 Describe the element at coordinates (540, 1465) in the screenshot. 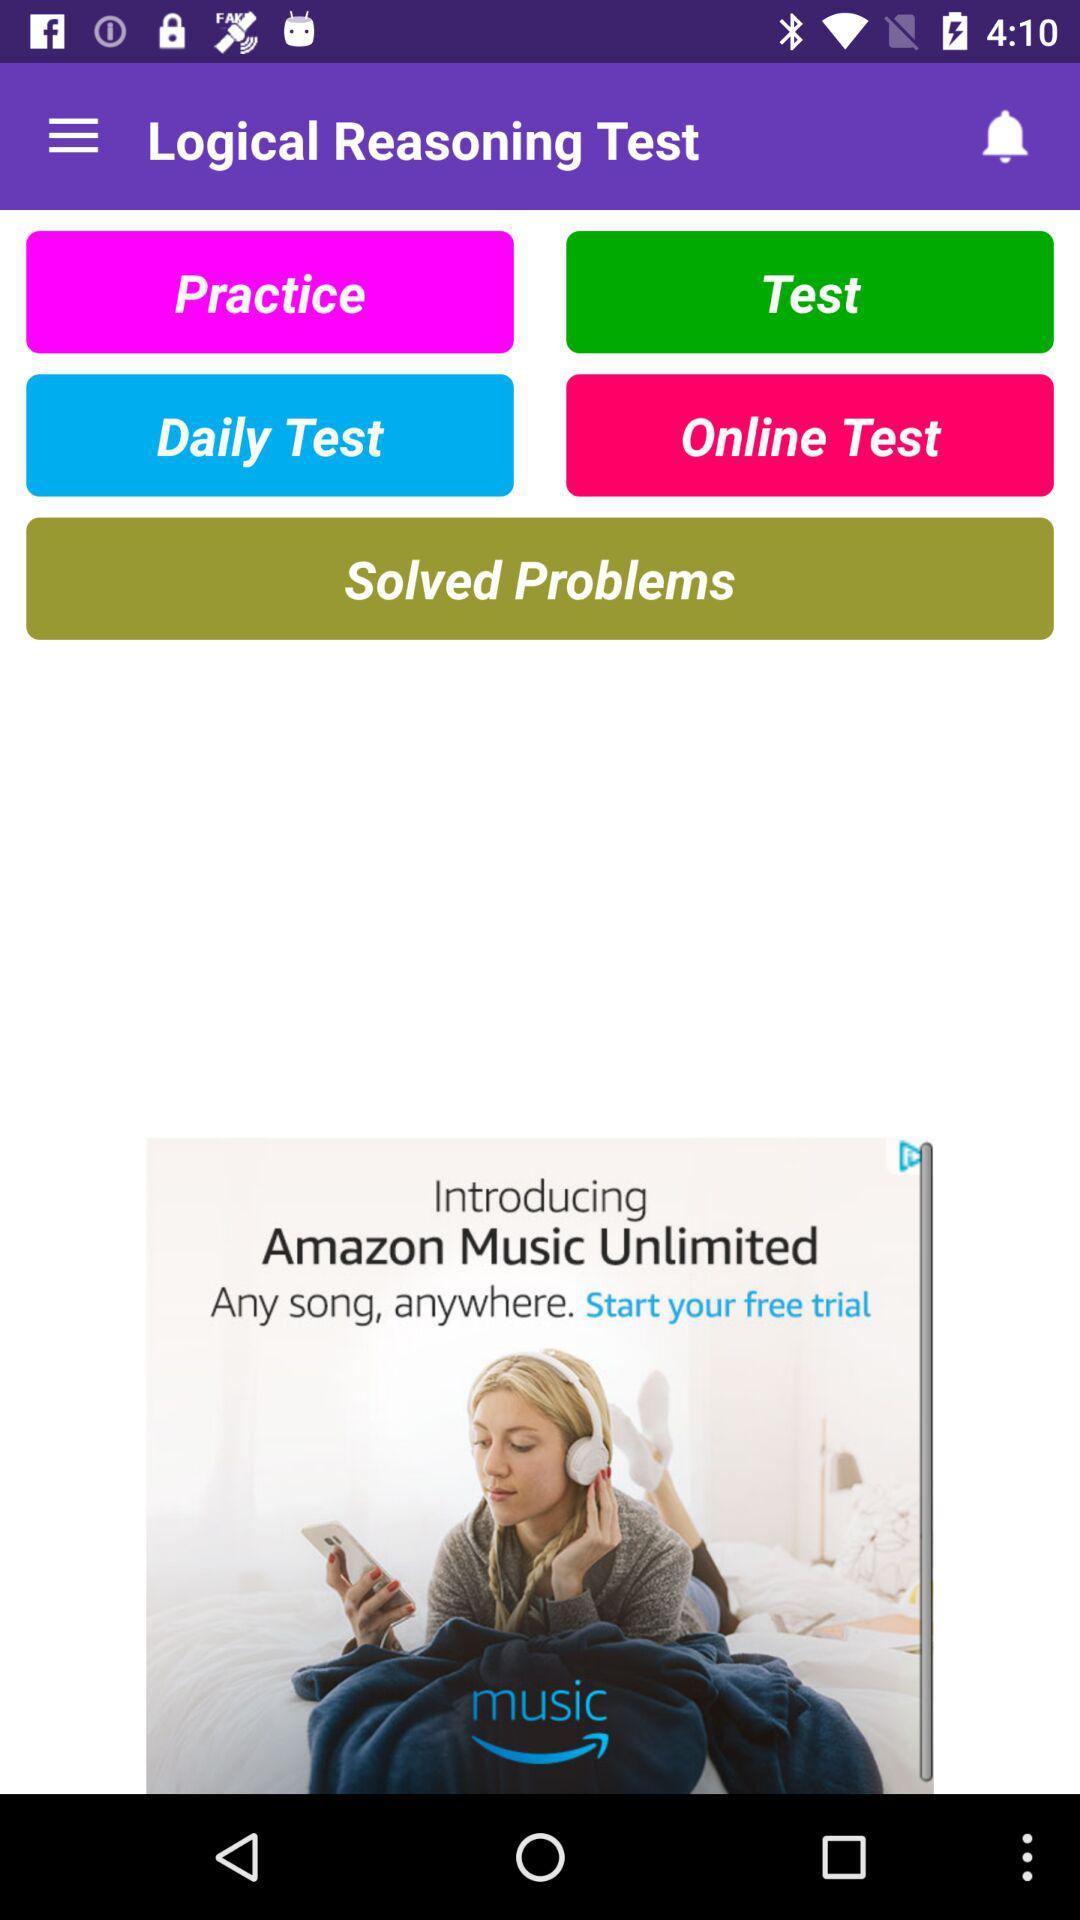

I see `advertisement` at that location.